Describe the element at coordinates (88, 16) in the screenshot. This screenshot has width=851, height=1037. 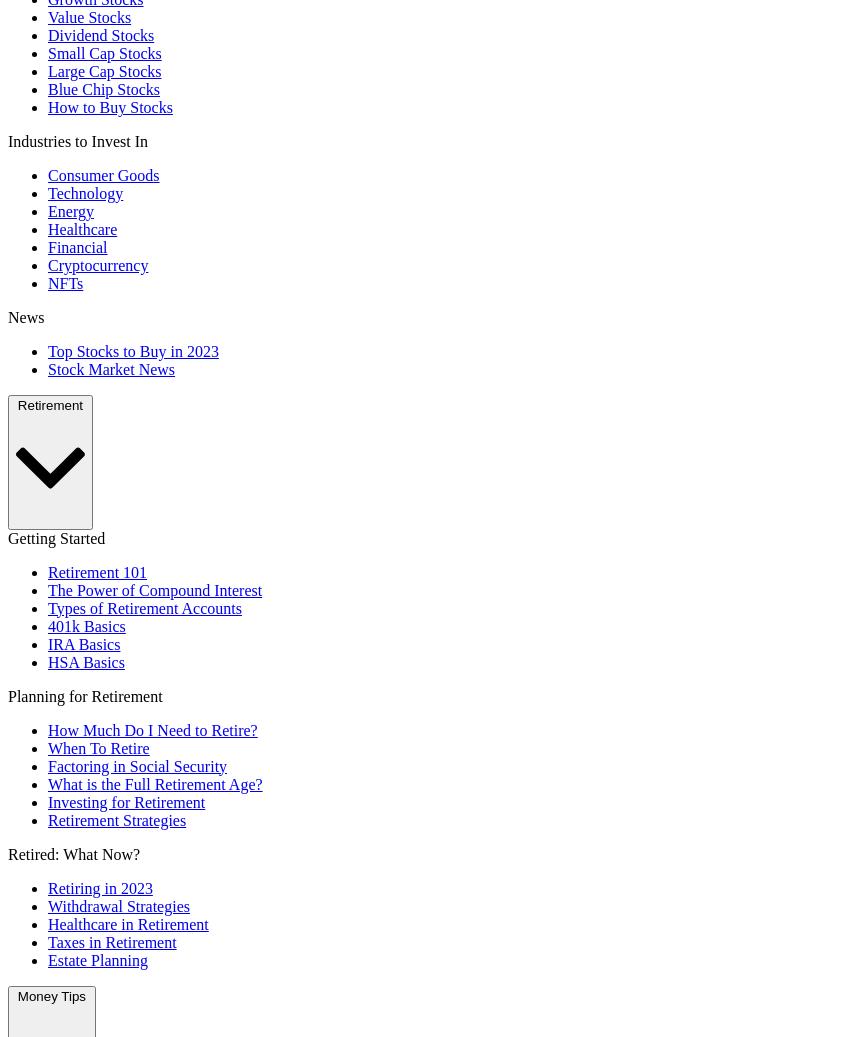
I see `'Value Stocks'` at that location.